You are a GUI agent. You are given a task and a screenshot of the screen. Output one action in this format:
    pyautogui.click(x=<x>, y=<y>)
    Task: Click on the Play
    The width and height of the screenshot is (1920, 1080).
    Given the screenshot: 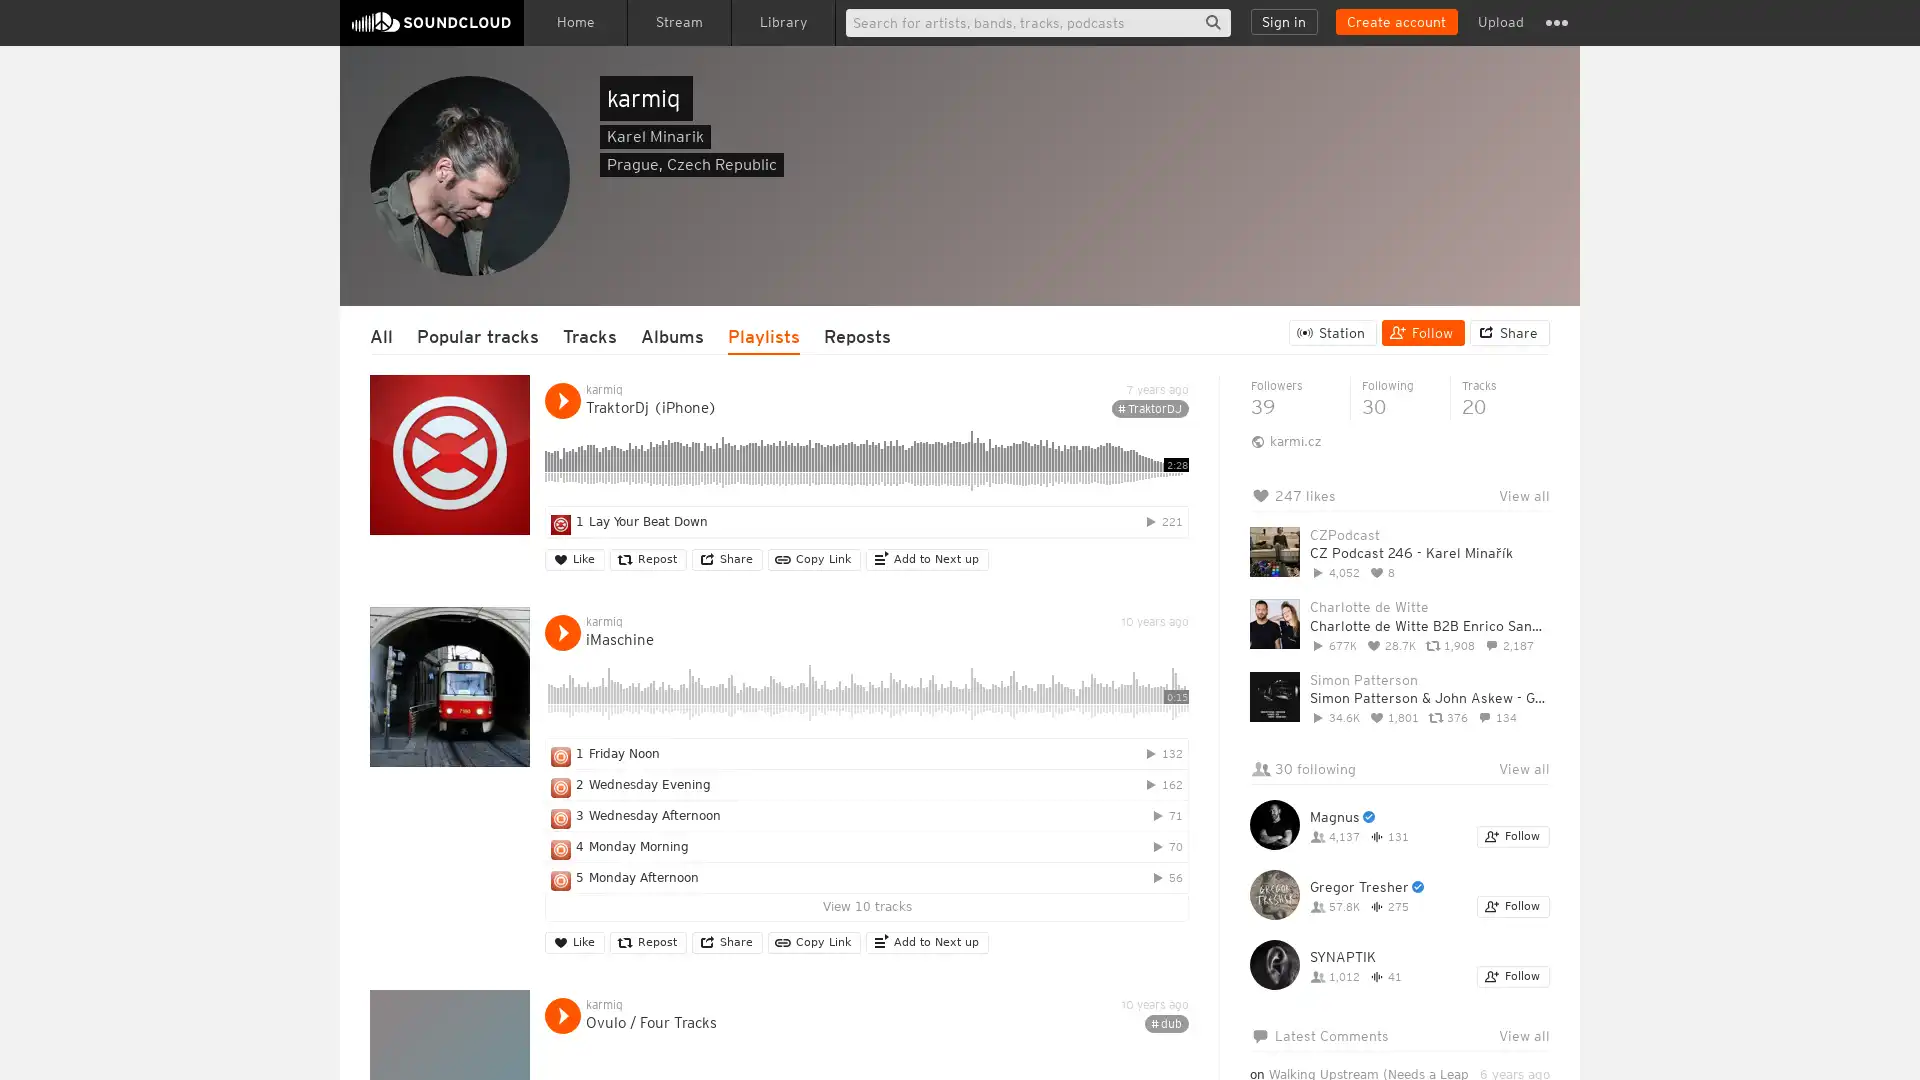 What is the action you would take?
    pyautogui.click(x=561, y=632)
    